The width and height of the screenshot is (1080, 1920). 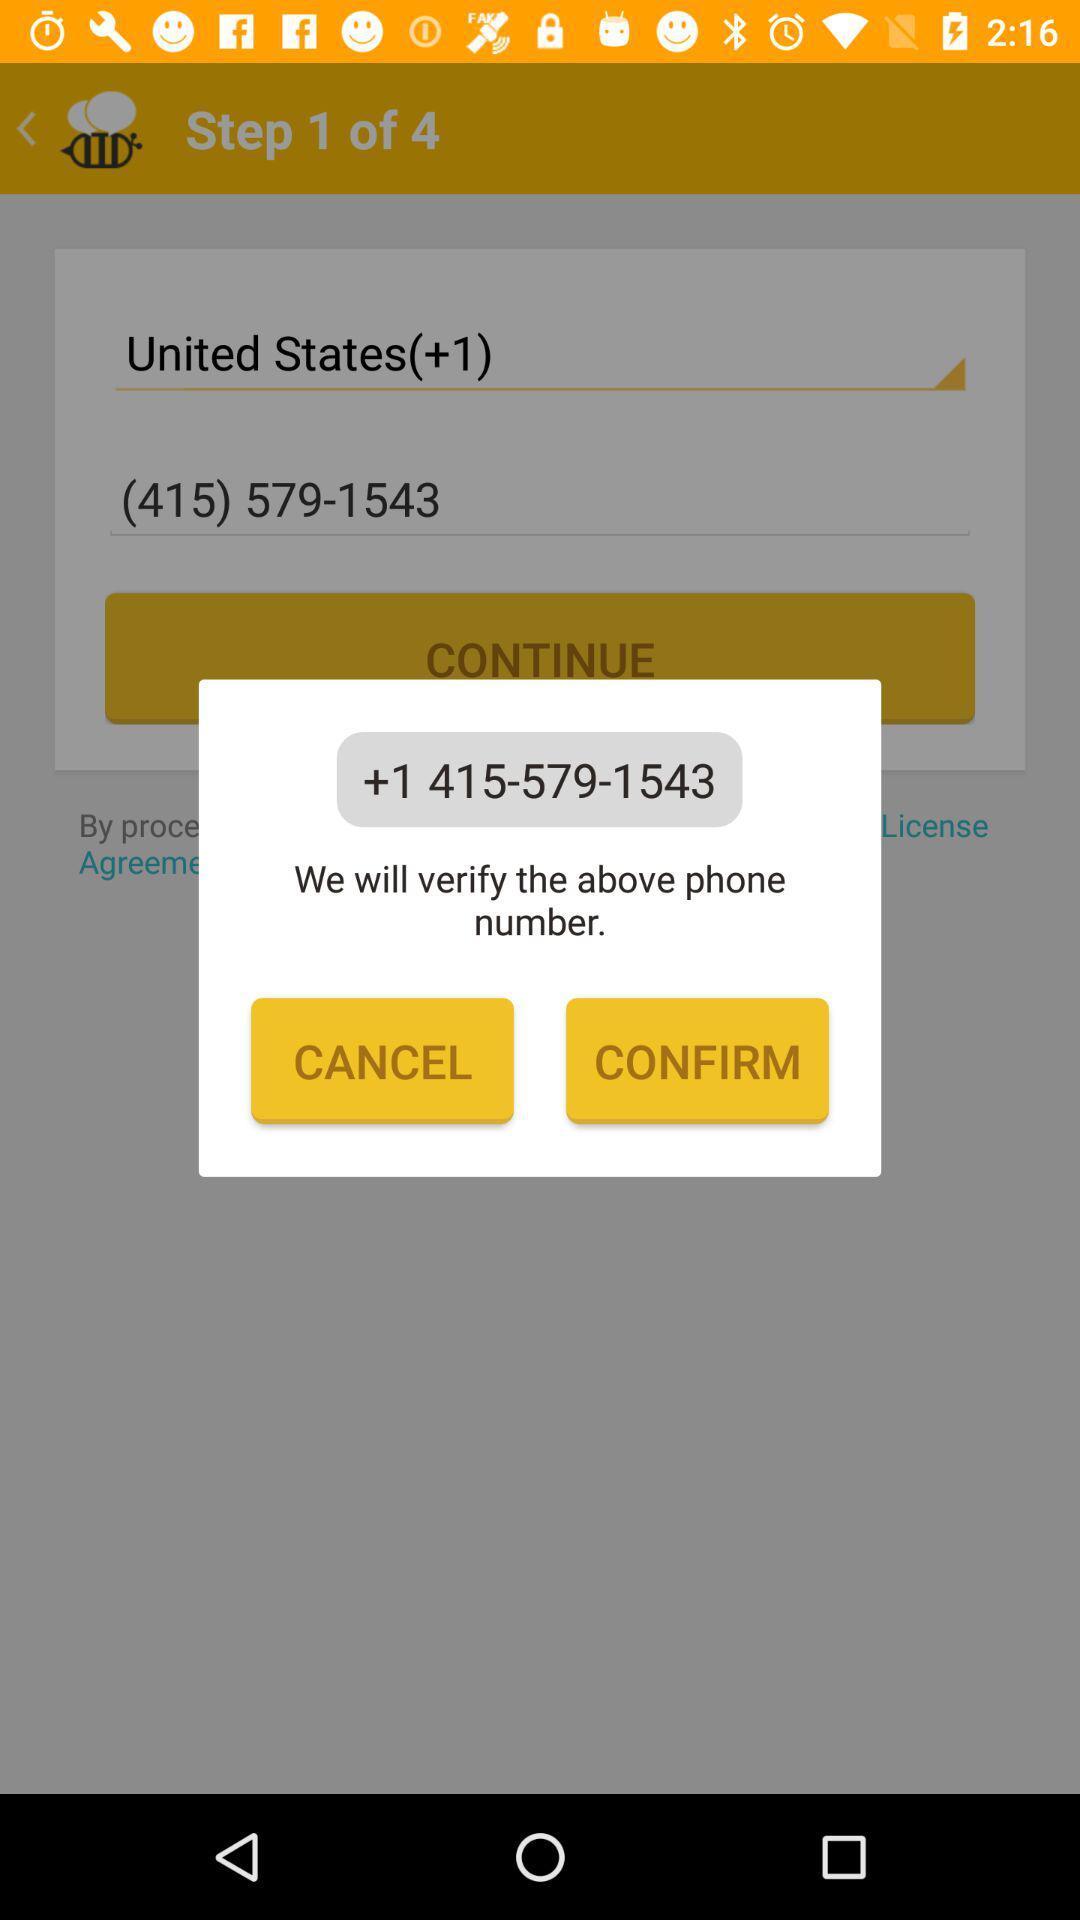 What do you see at coordinates (696, 1060) in the screenshot?
I see `the item below the we will verify icon` at bounding box center [696, 1060].